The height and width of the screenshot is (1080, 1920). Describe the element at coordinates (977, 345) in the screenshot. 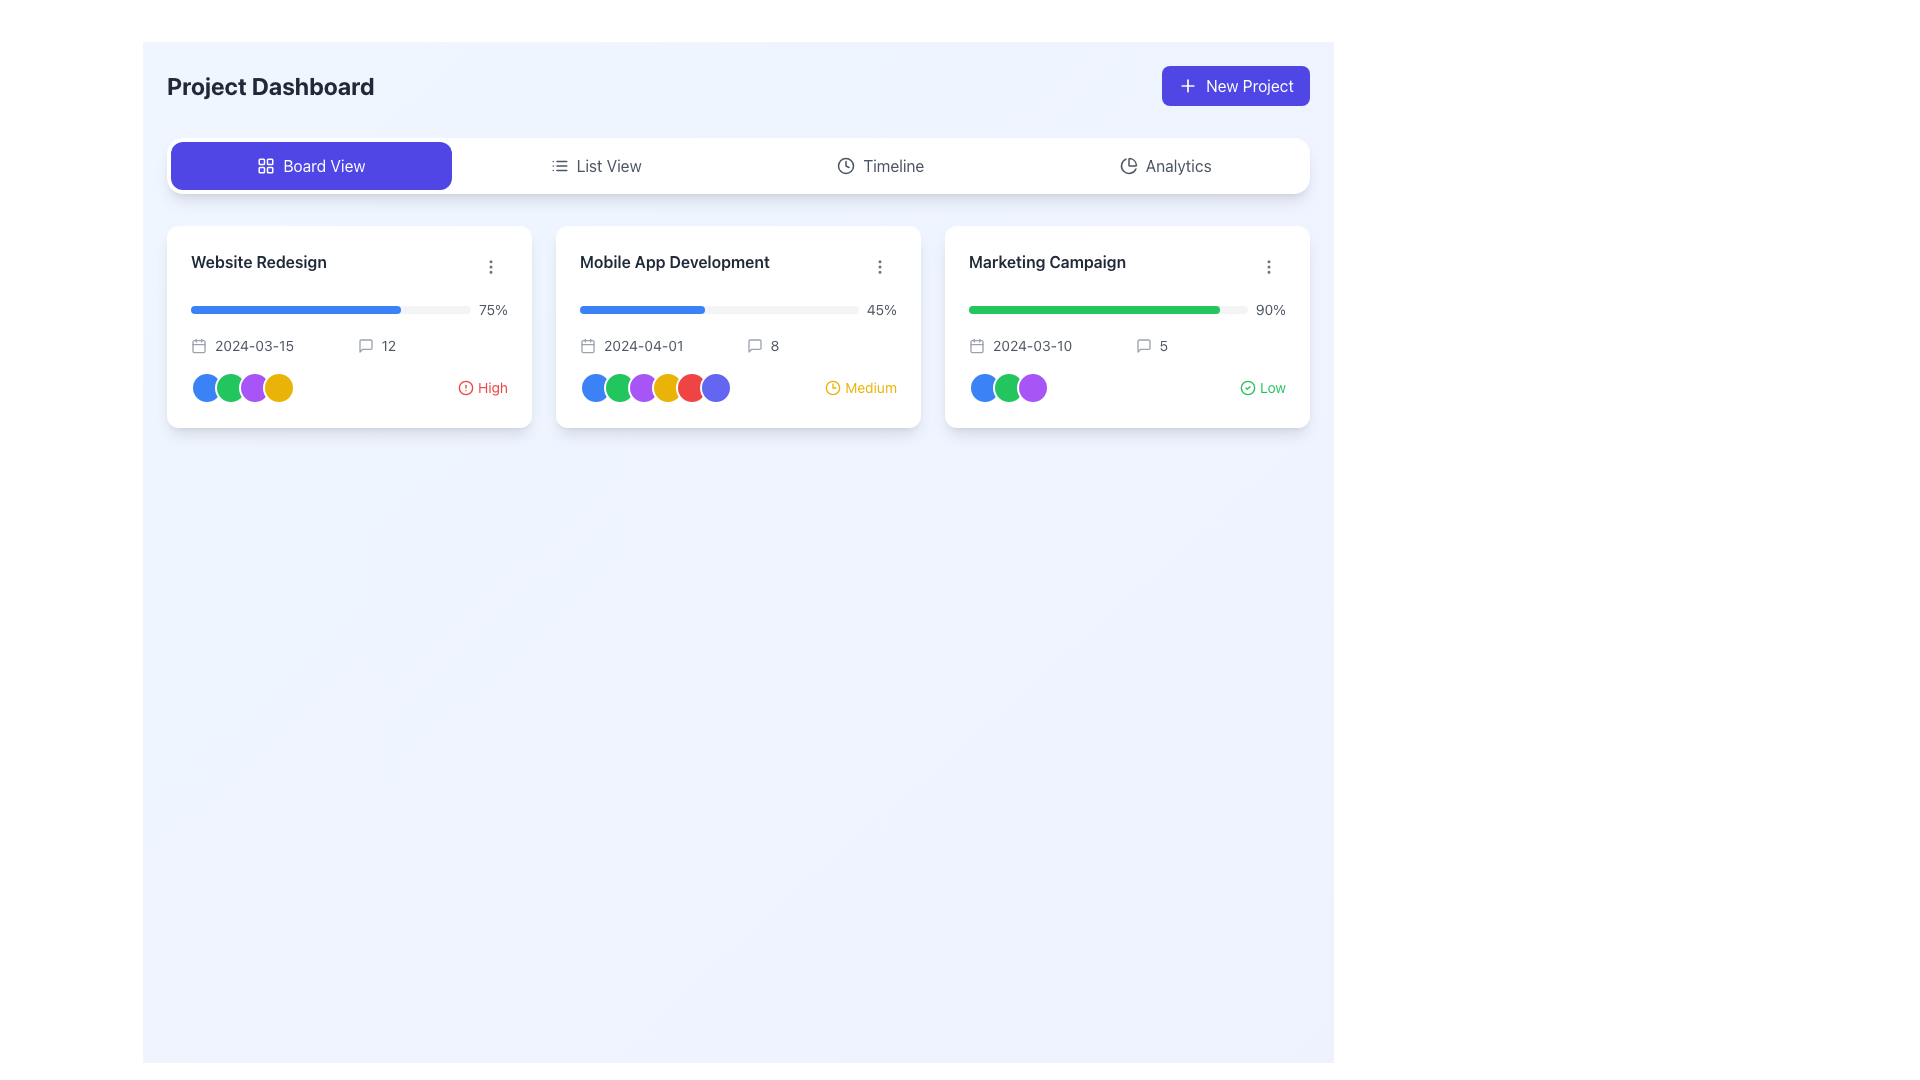

I see `the Calendar icon located at the beginning of the 'Marketing Campaign' section, which visually represents the date '2024-03-10'` at that location.